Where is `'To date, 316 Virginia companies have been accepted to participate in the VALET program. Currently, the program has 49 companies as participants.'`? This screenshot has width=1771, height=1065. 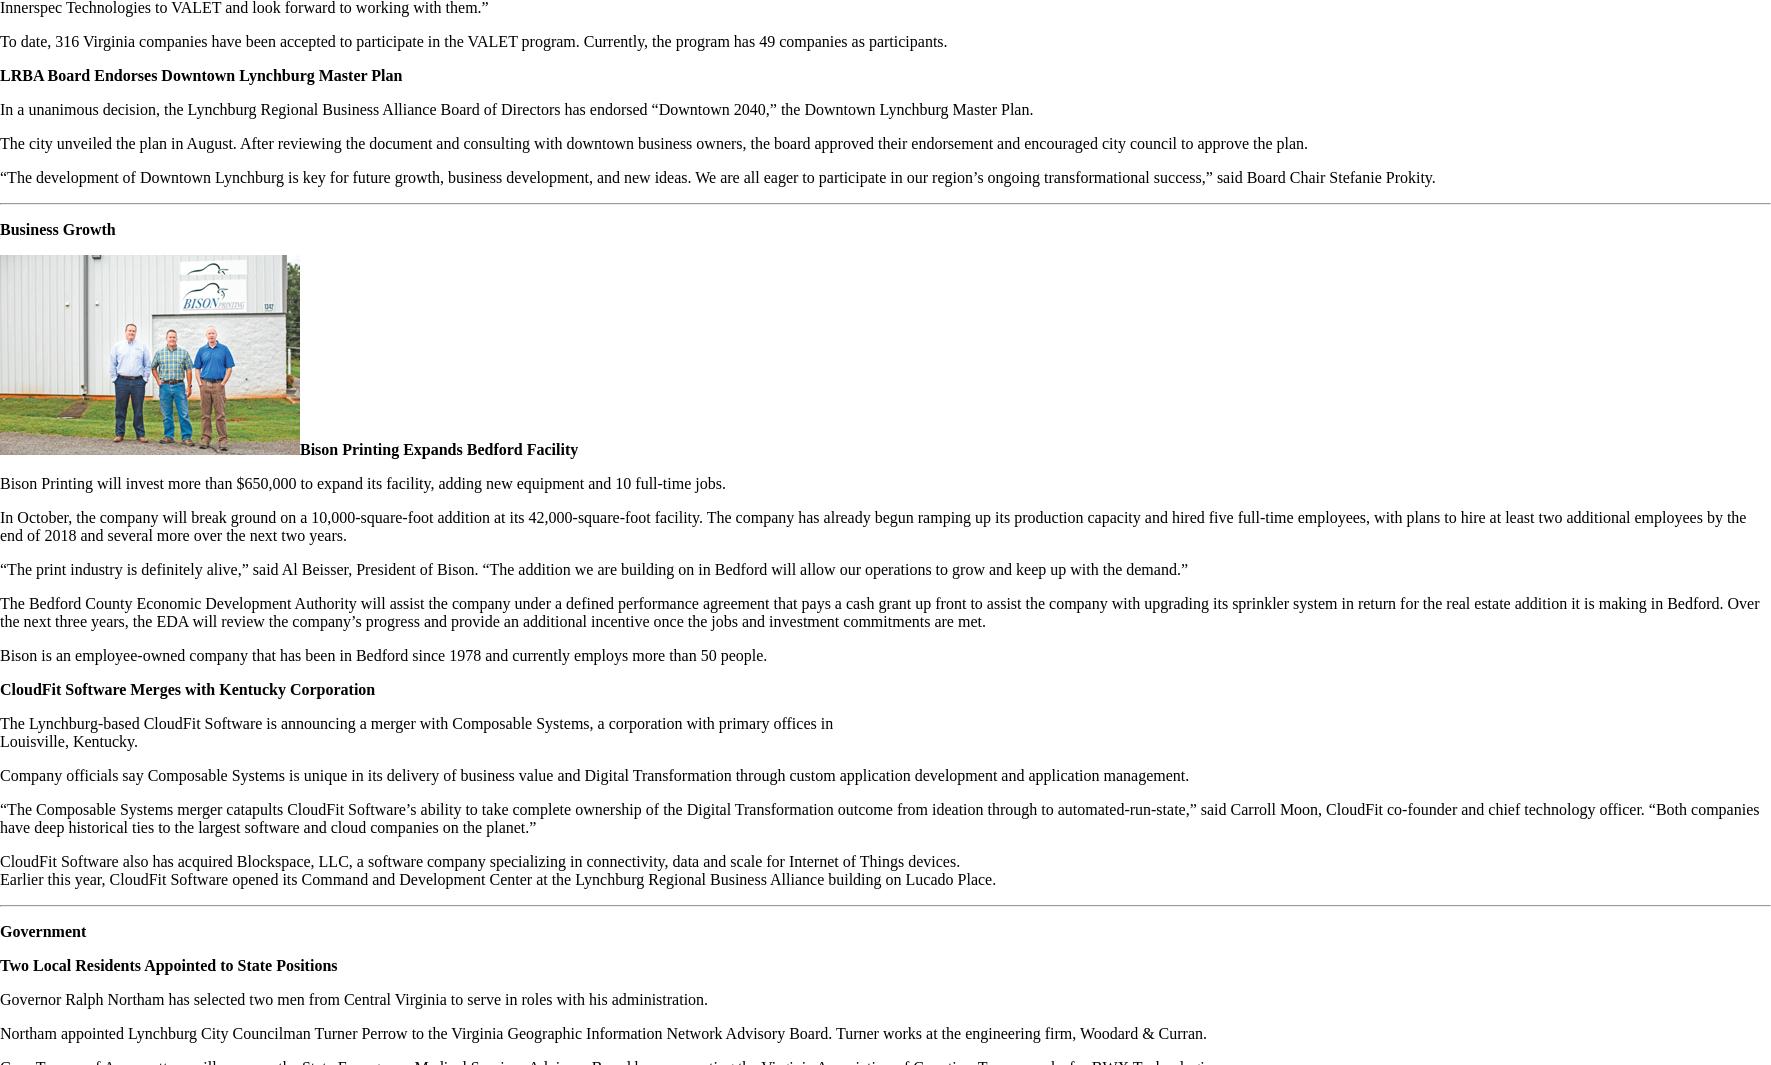
'To date, 316 Virginia companies have been accepted to participate in the VALET program. Currently, the program has 49 companies as participants.' is located at coordinates (473, 40).